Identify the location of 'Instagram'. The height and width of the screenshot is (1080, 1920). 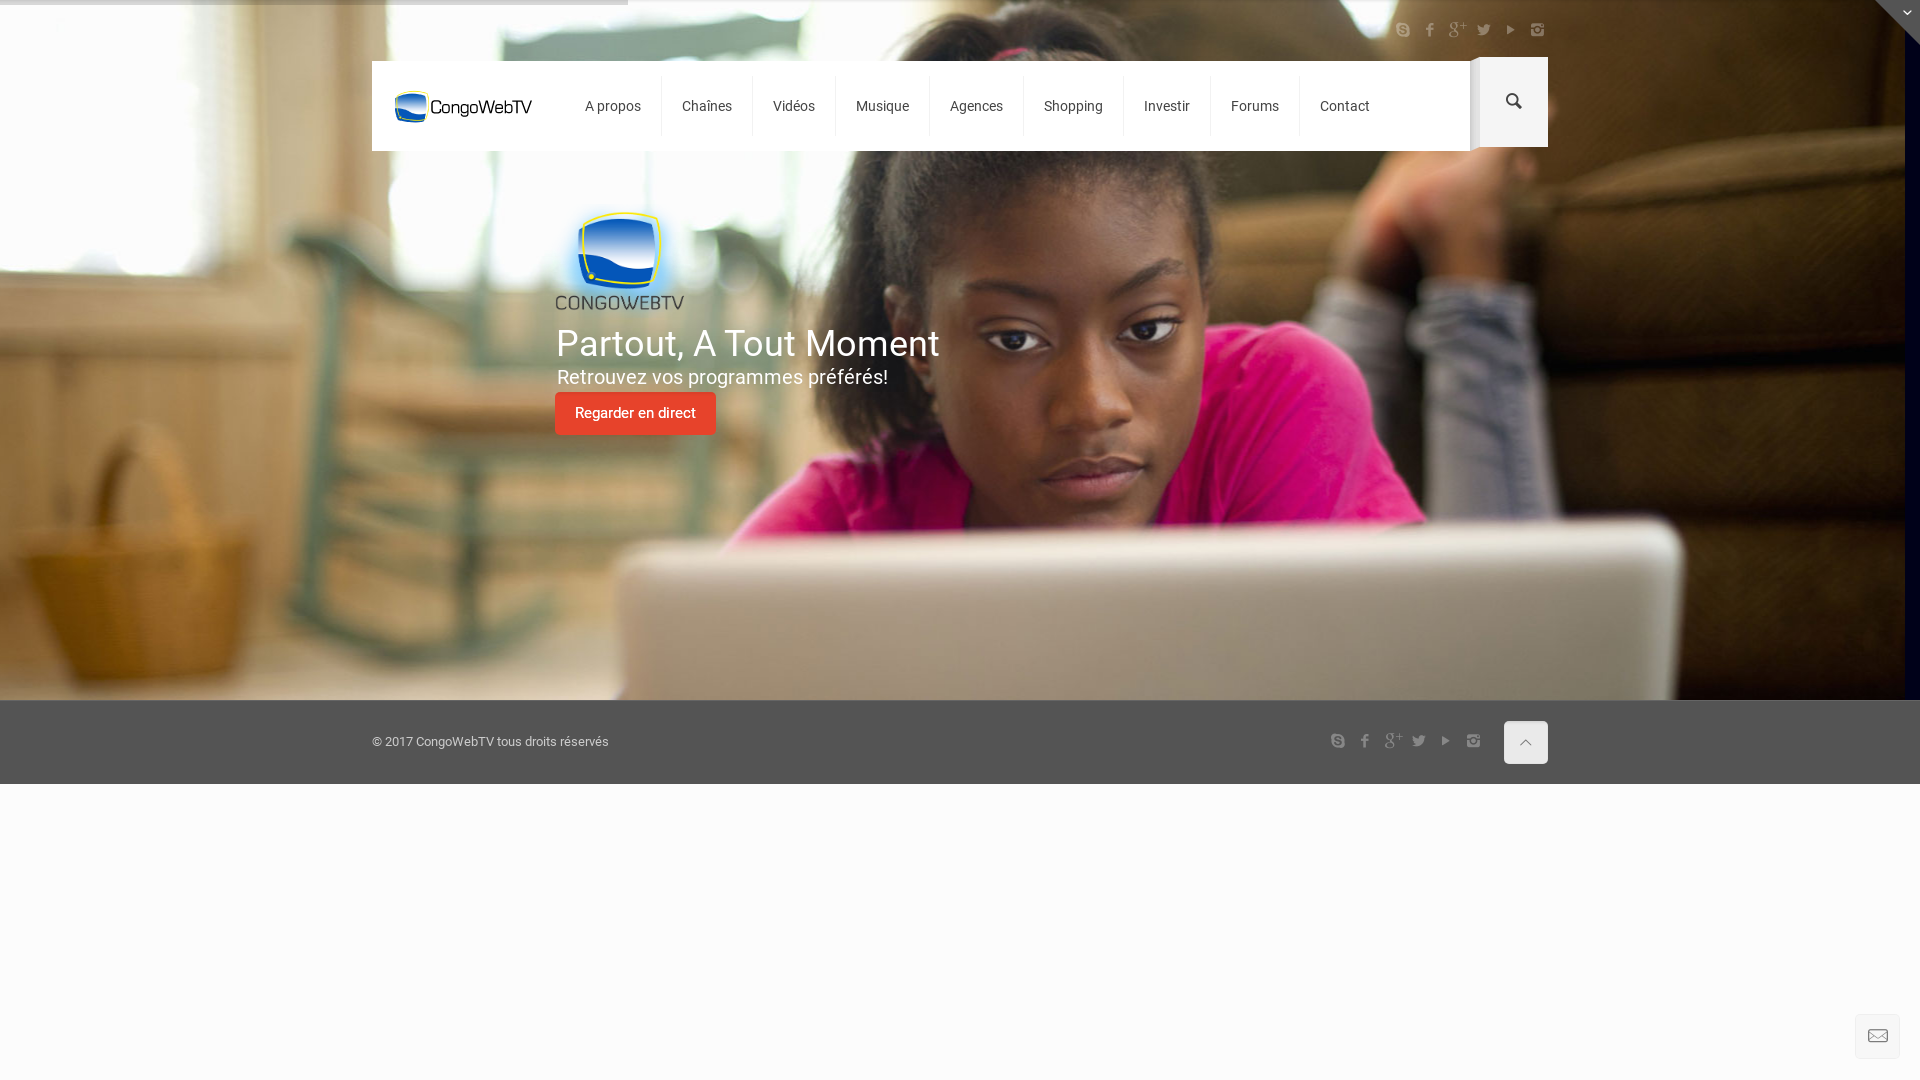
(1473, 740).